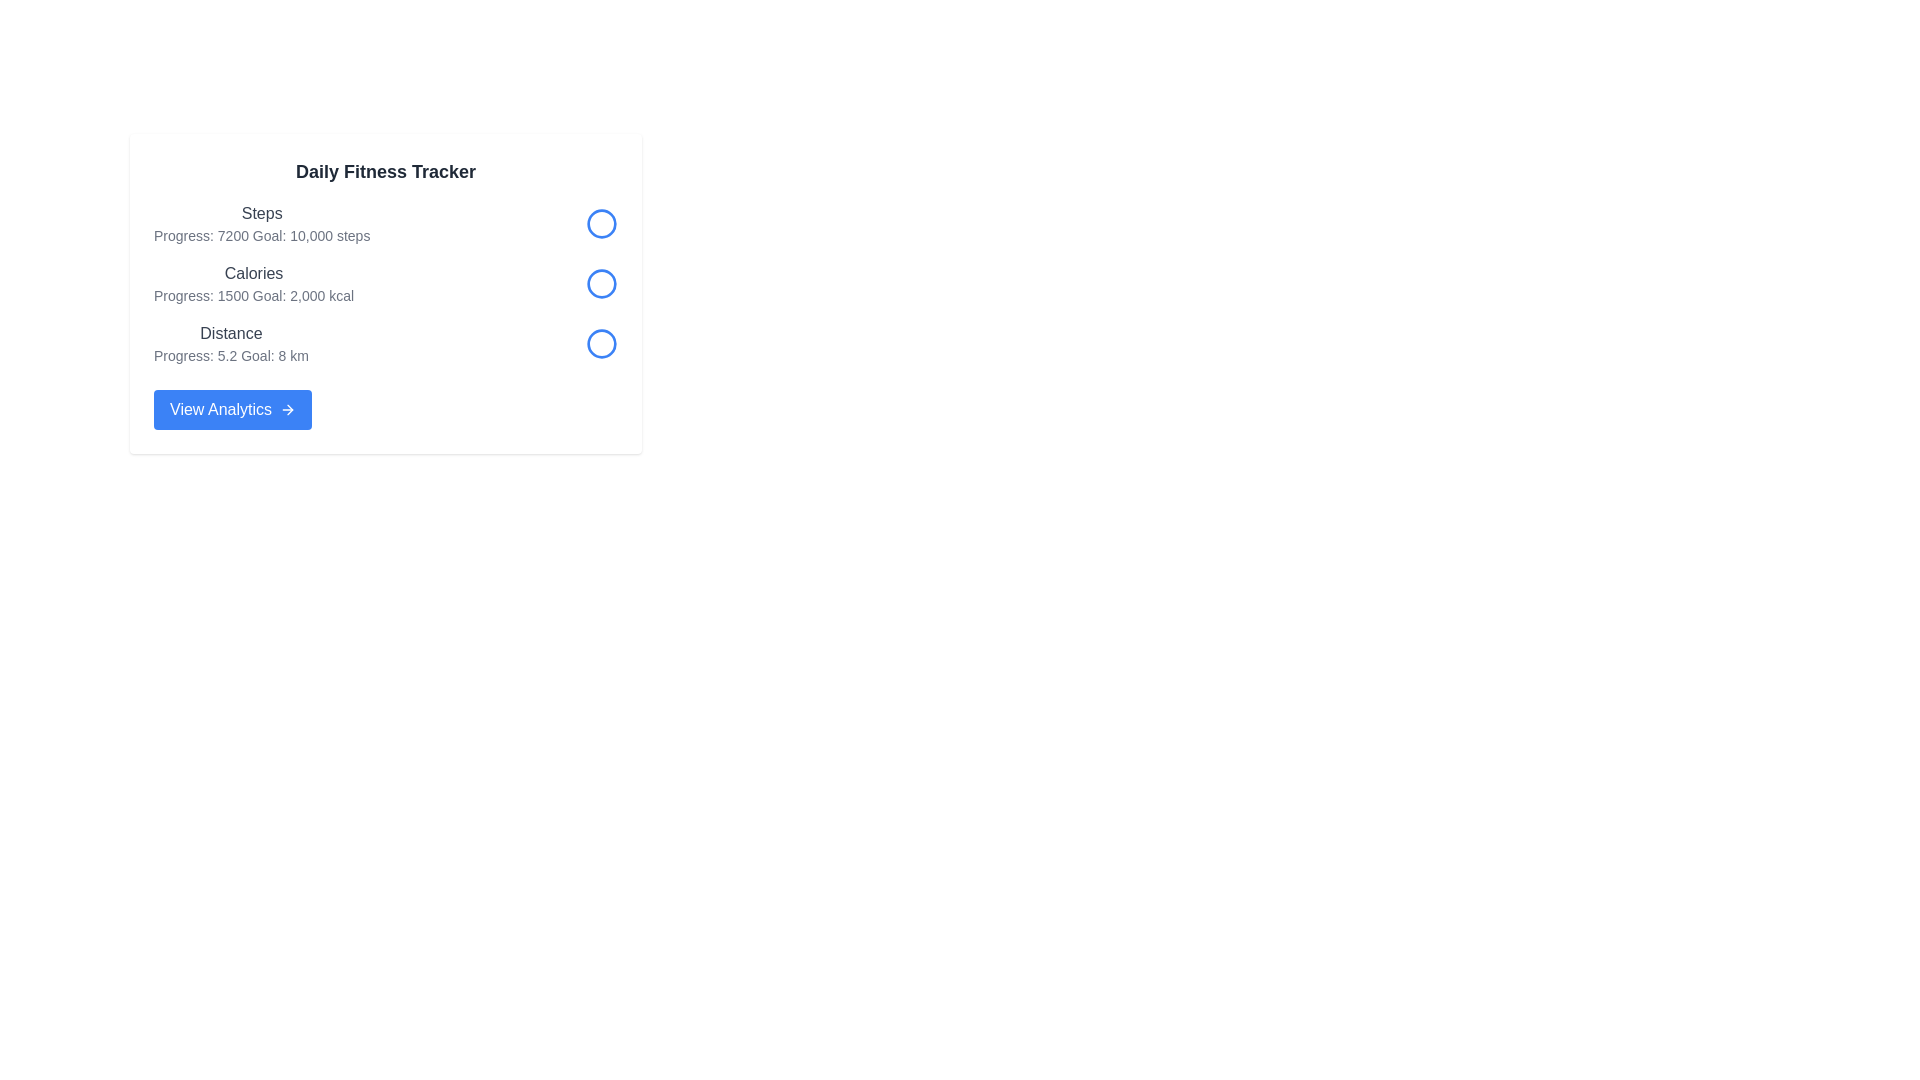 The image size is (1920, 1080). I want to click on the 'View Analytics' button located at the bottom of the 'Daily Fitness Tracker' card, so click(232, 408).